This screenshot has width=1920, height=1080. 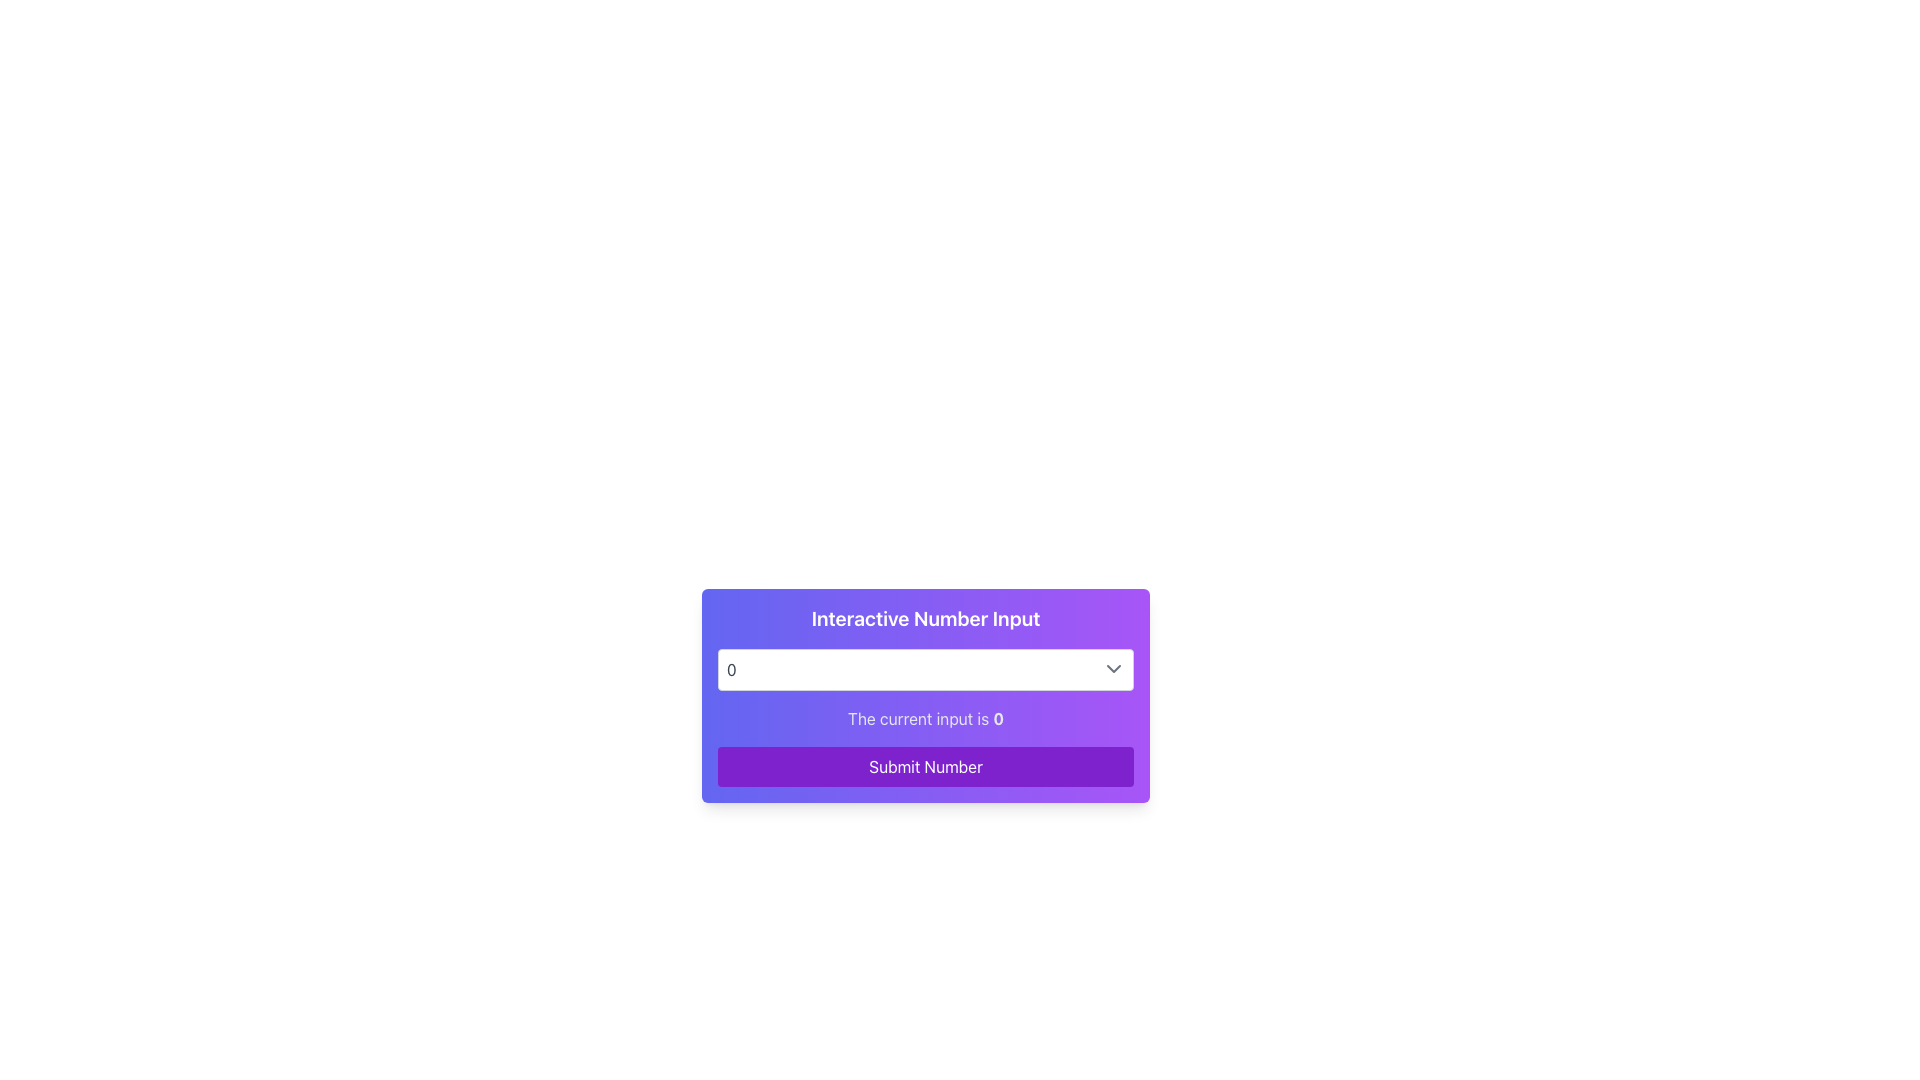 What do you see at coordinates (1112, 668) in the screenshot?
I see `the downward-pointing chevron icon located at the top right corner of the white input field, which indicates dropdown functionality` at bounding box center [1112, 668].